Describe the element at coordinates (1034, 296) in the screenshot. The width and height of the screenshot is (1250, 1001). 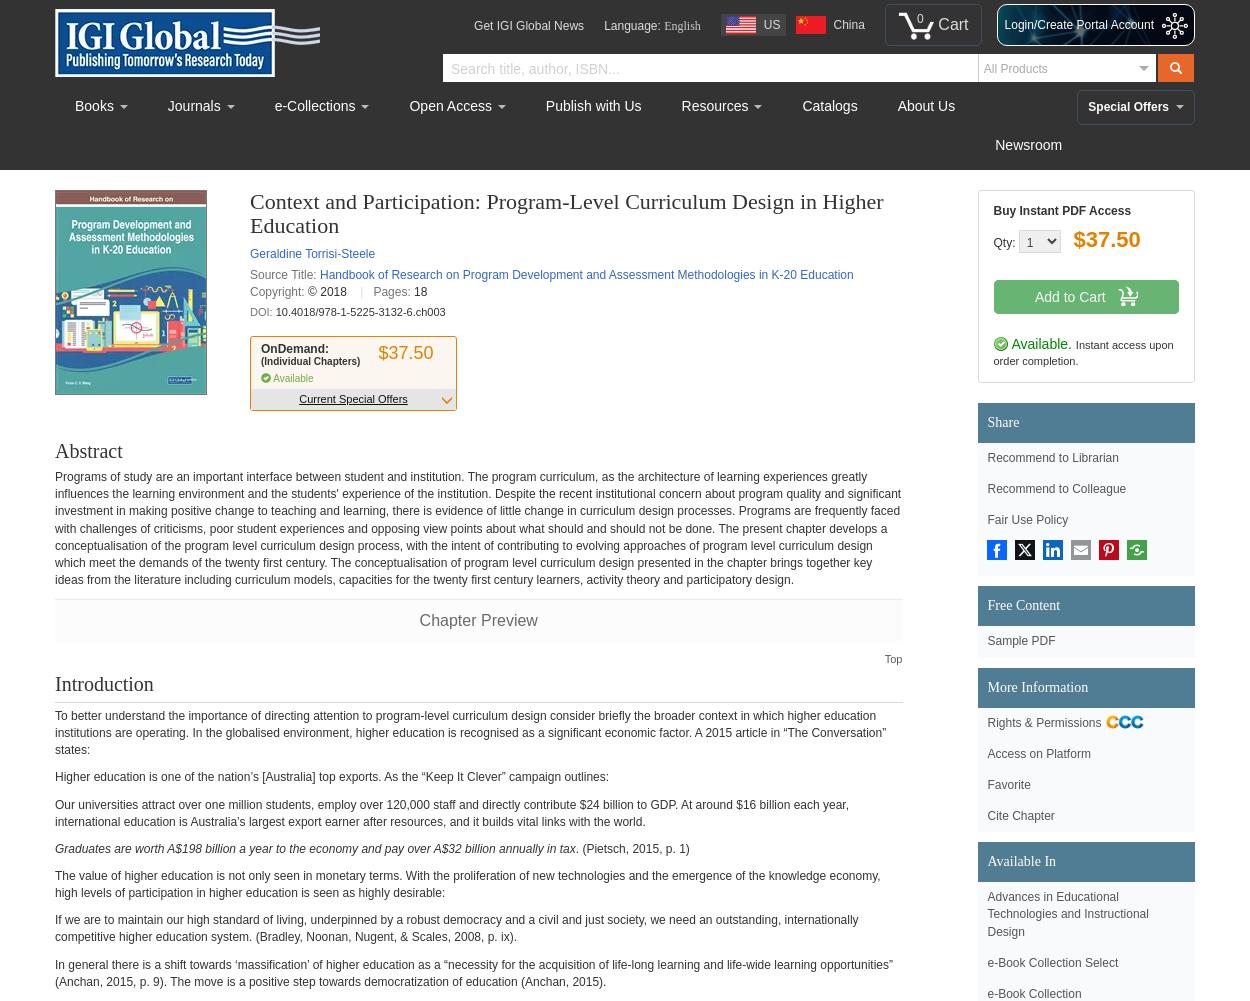
I see `'Add to Cart'` at that location.